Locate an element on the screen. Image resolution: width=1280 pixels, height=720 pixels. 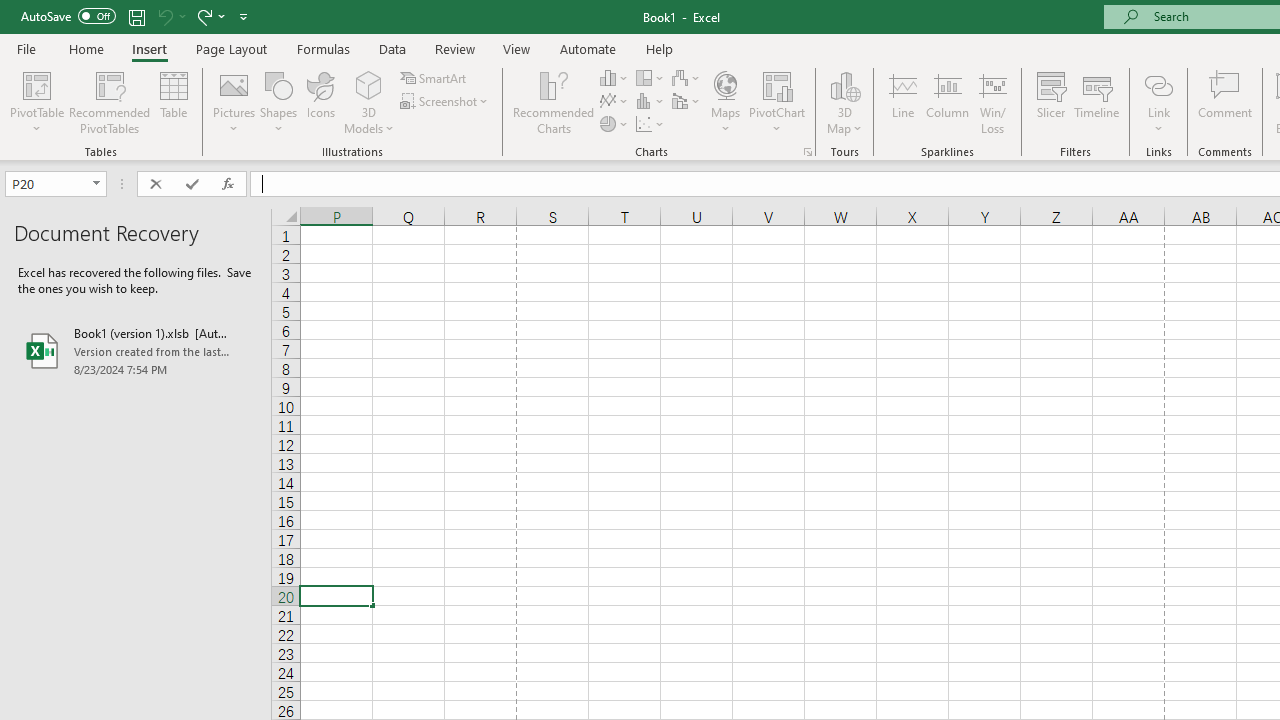
'Customize Quick Access Toolbar' is located at coordinates (243, 16).